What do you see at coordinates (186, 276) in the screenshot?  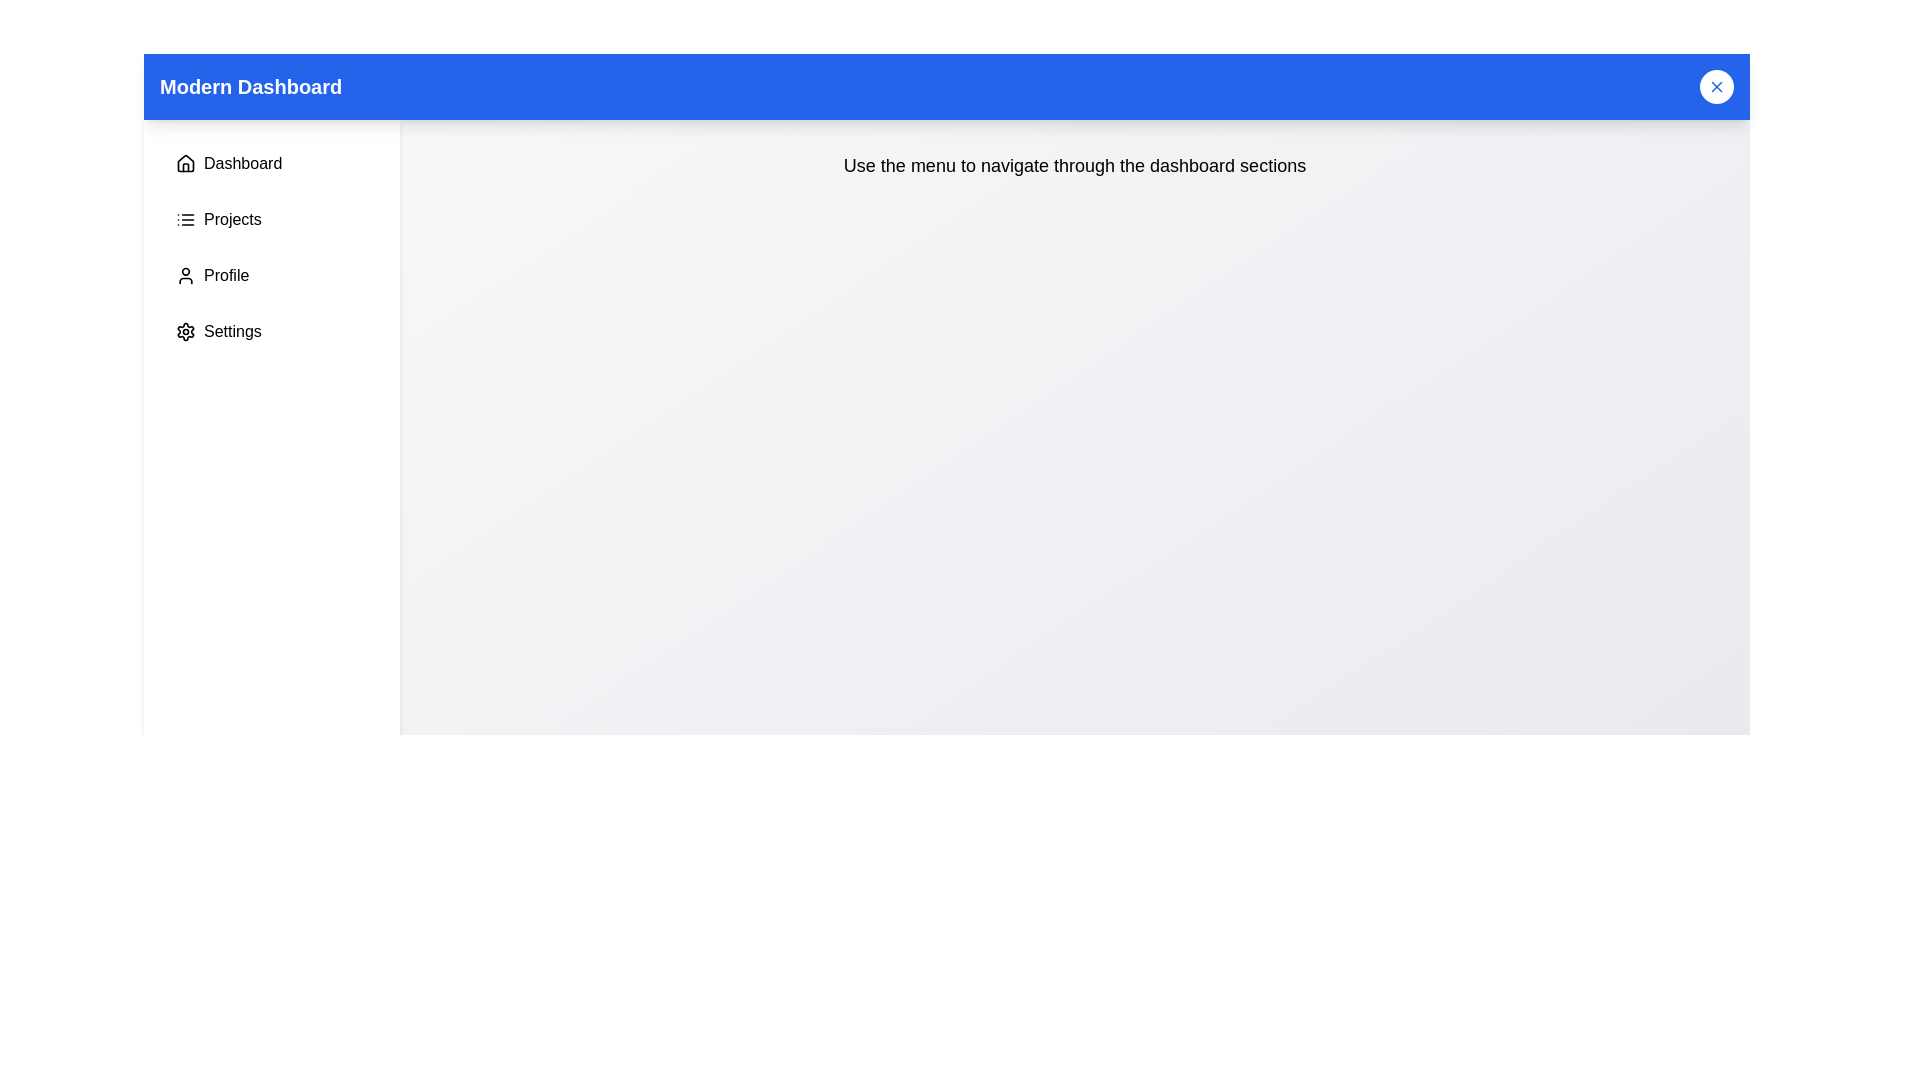 I see `the user profile icon located to the left of the 'Profile' text in the navigation menu` at bounding box center [186, 276].